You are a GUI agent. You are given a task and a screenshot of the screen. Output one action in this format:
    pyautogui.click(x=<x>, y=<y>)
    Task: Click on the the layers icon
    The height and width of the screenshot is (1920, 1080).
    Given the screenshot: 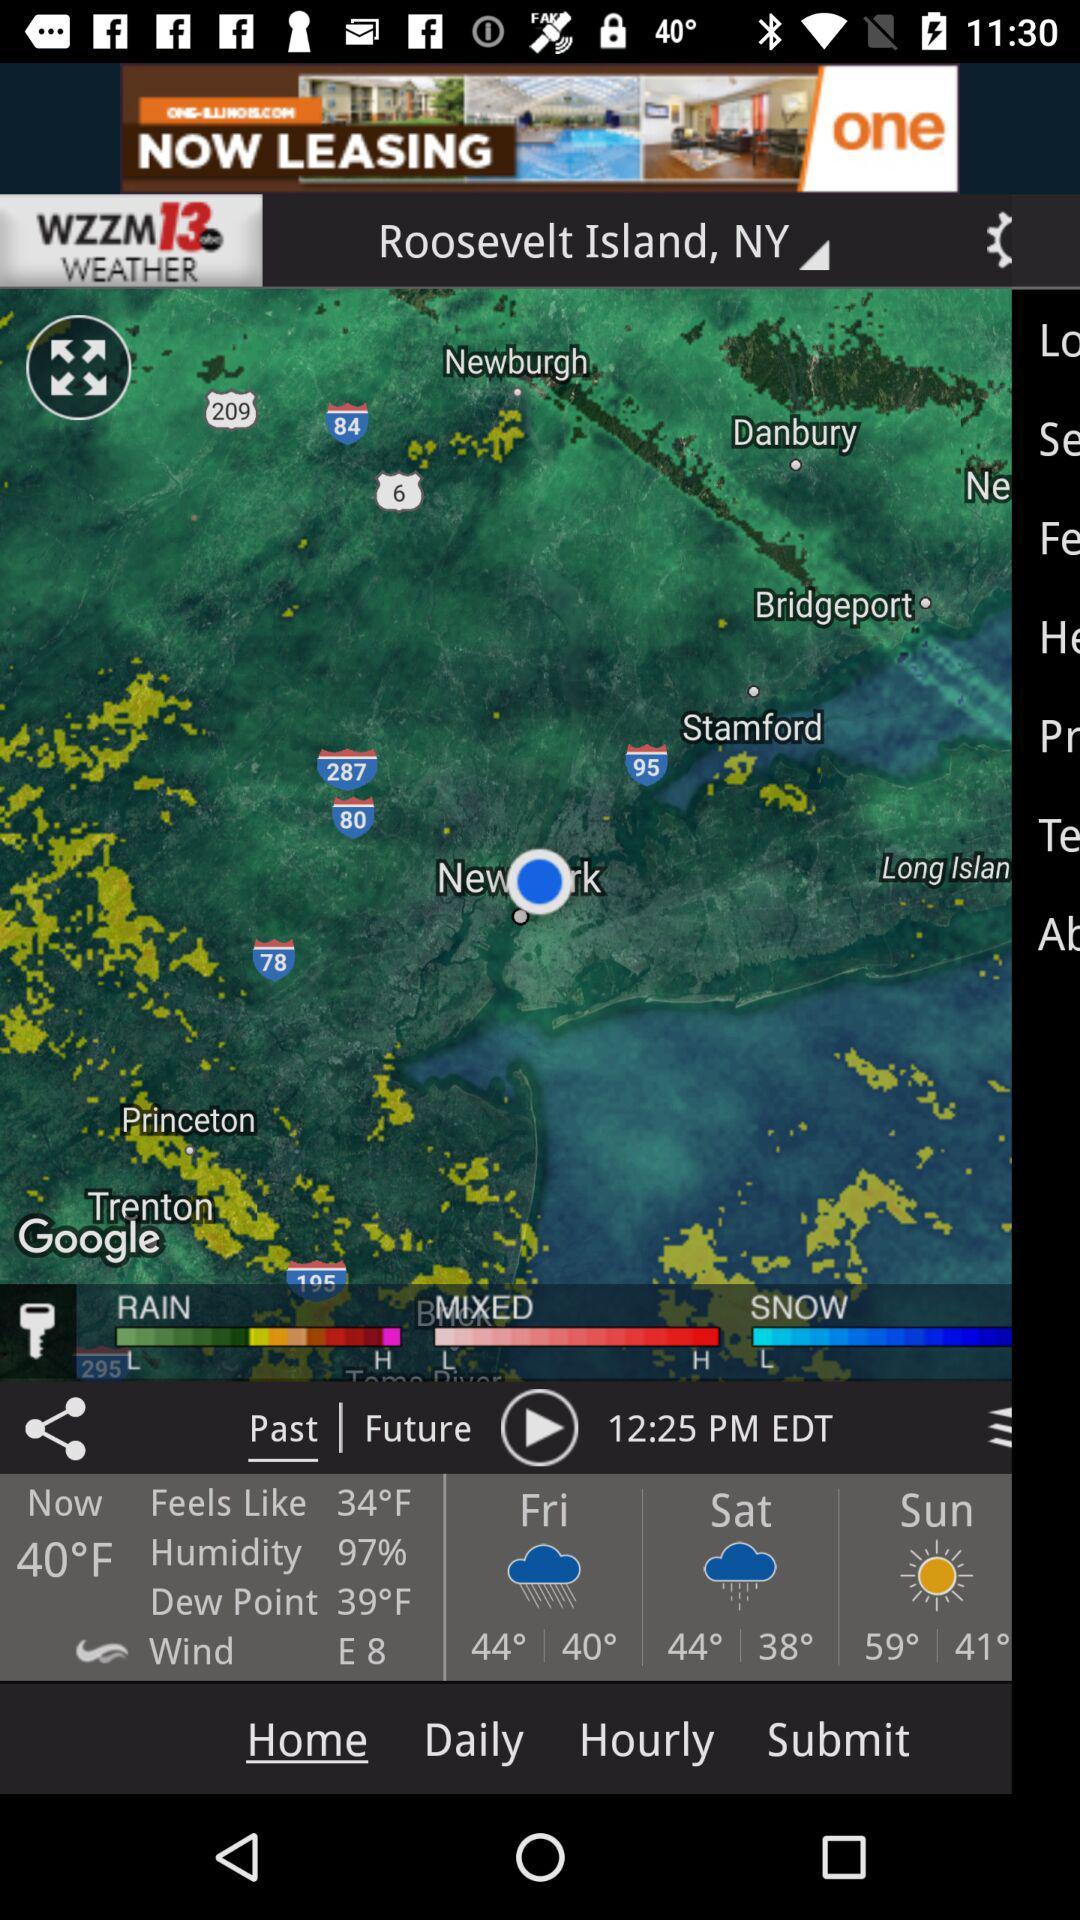 What is the action you would take?
    pyautogui.click(x=1020, y=1426)
    